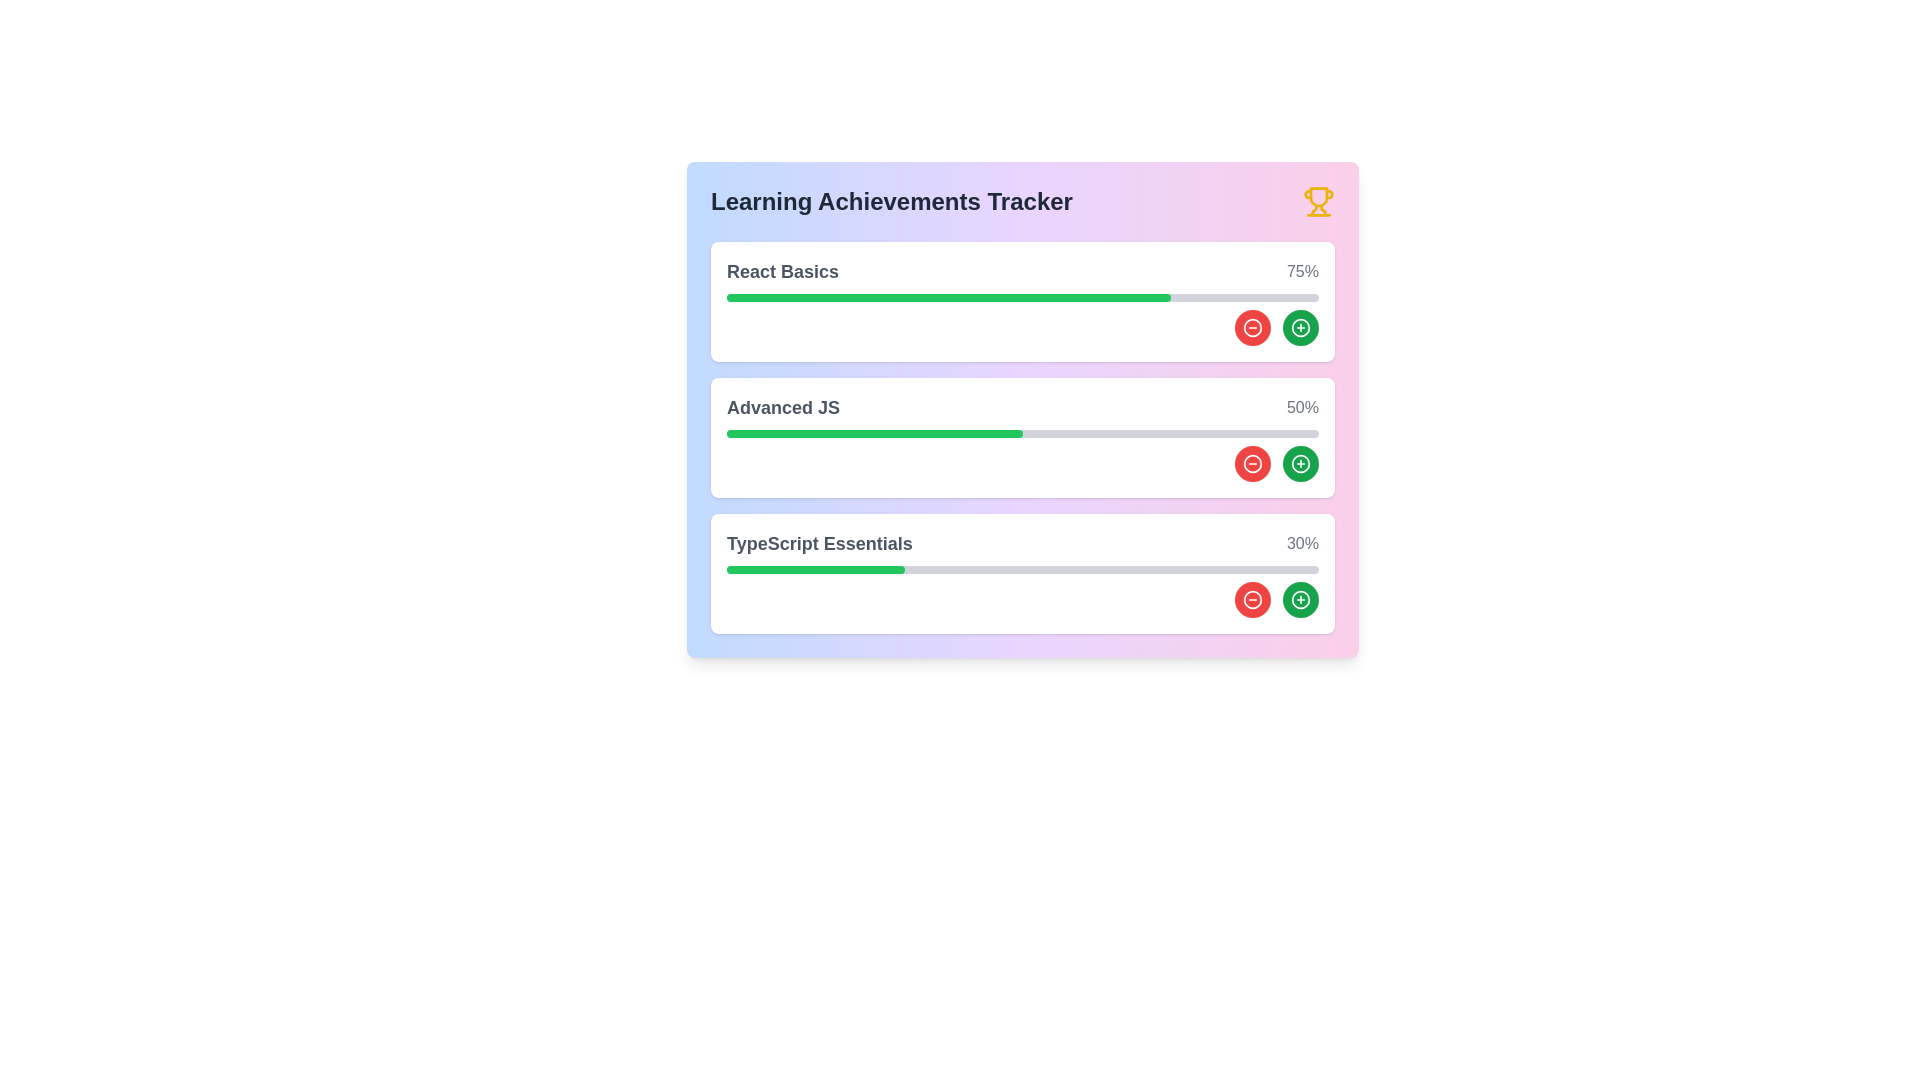 The width and height of the screenshot is (1920, 1080). Describe the element at coordinates (1251, 463) in the screenshot. I see `the red circular minus icon button located in the middle of the second row labeled 'Advanced JS' for accessibility purposes` at that location.